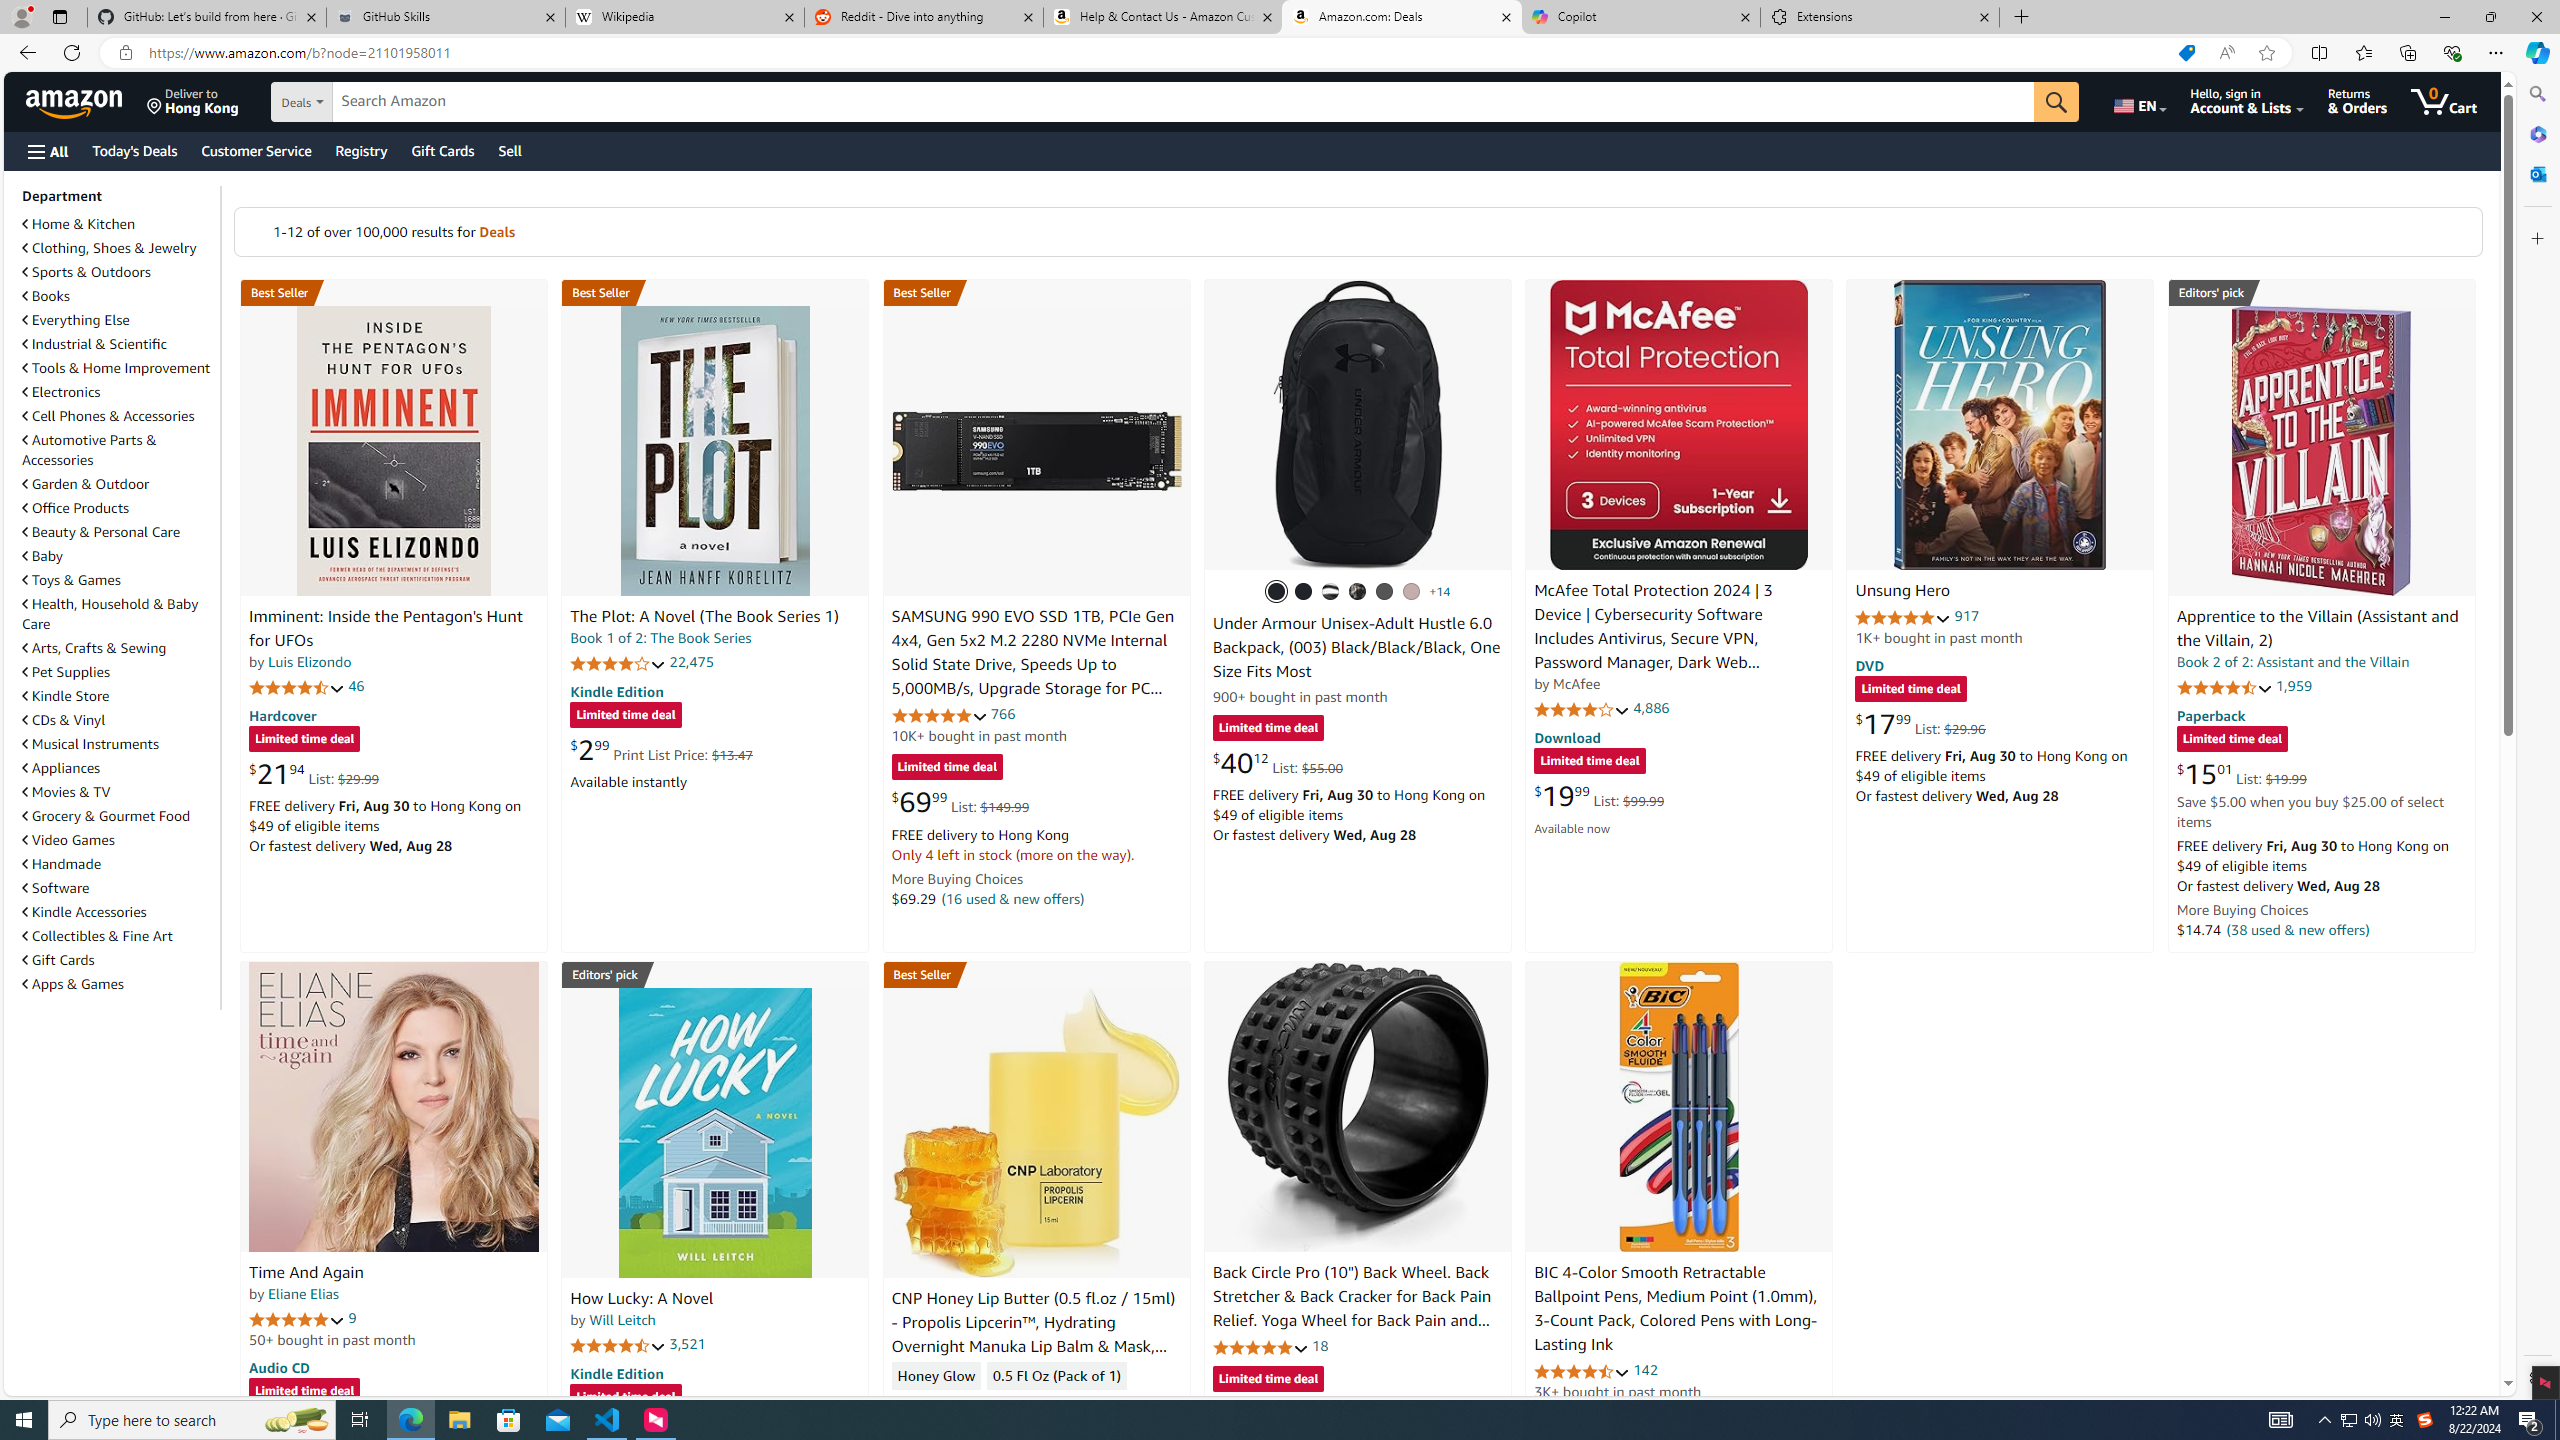 The height and width of the screenshot is (1440, 2560). Describe the element at coordinates (118, 743) in the screenshot. I see `'Musical Instruments'` at that location.